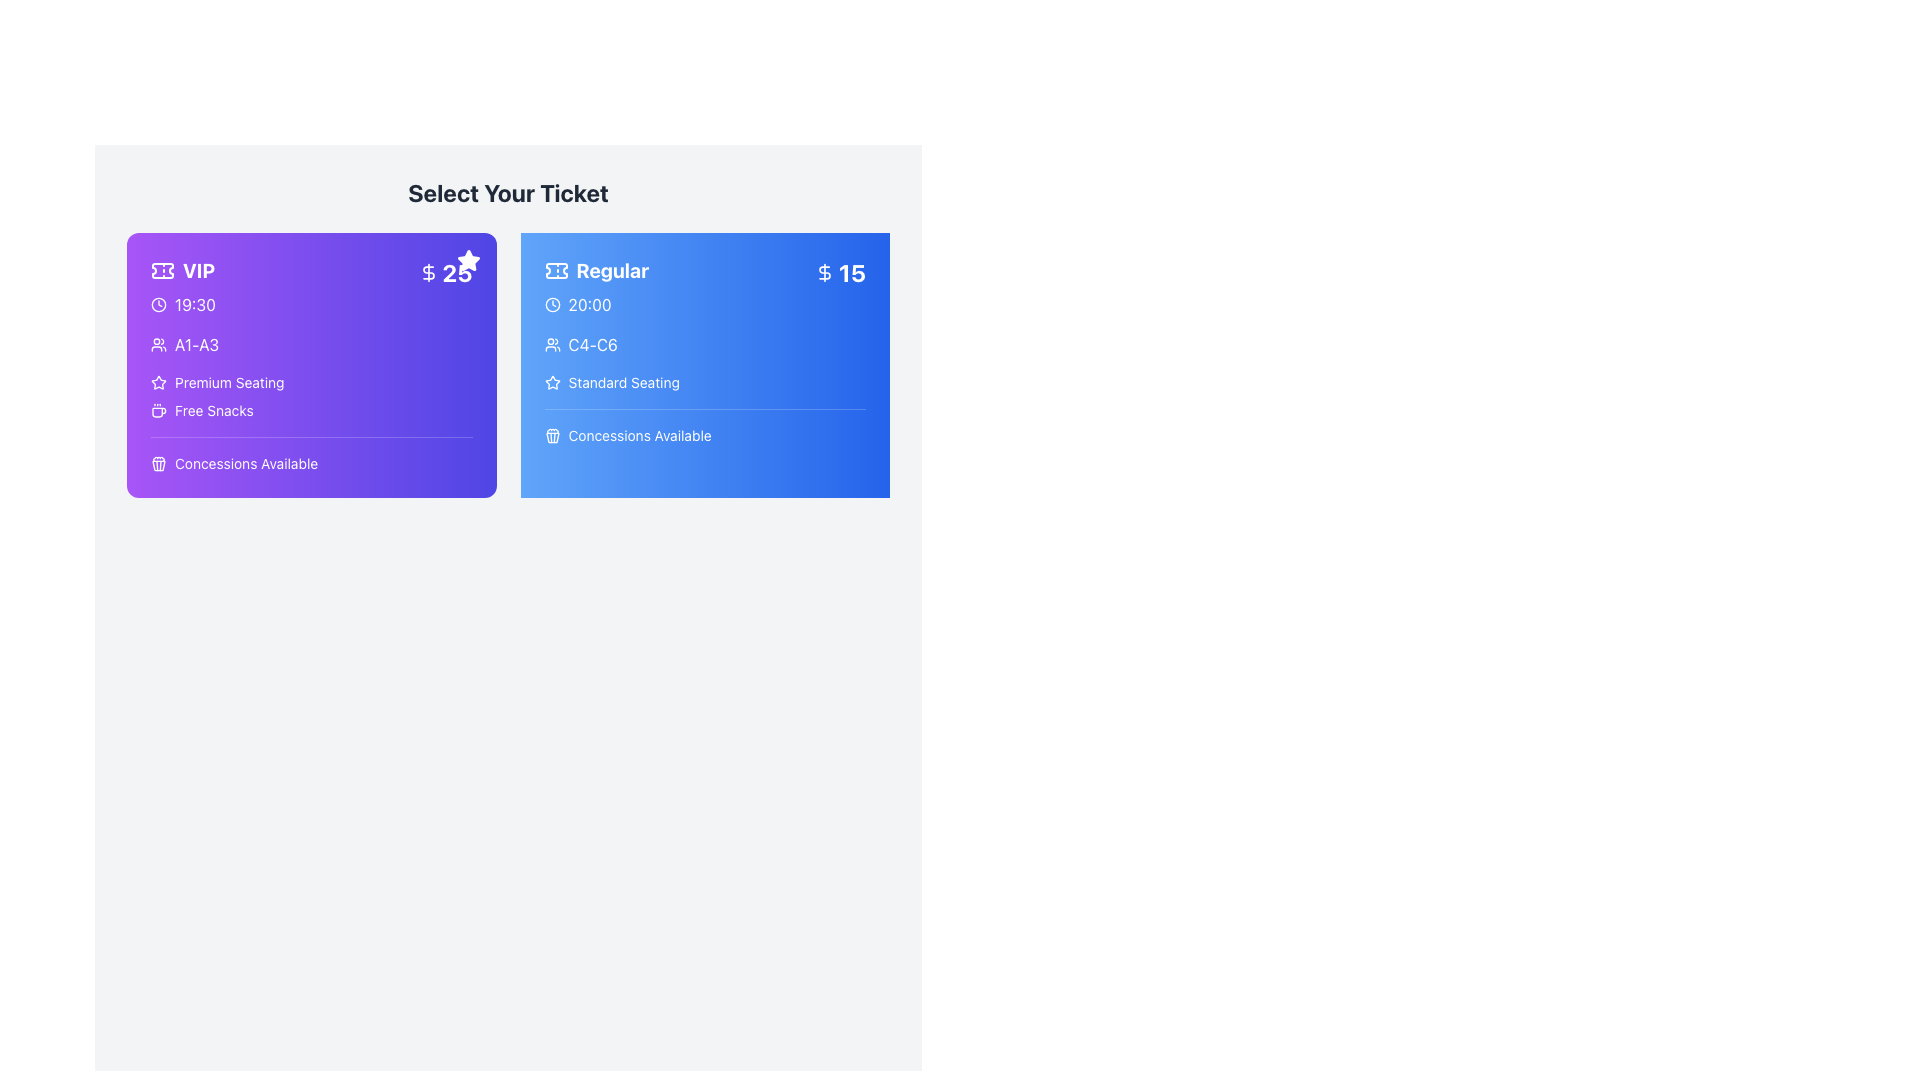 The height and width of the screenshot is (1080, 1920). Describe the element at coordinates (163, 270) in the screenshot. I see `the VIP ticket class icon located at the upper-left corner of the VIP ticket card, adjacent to the text 'VIP'` at that location.